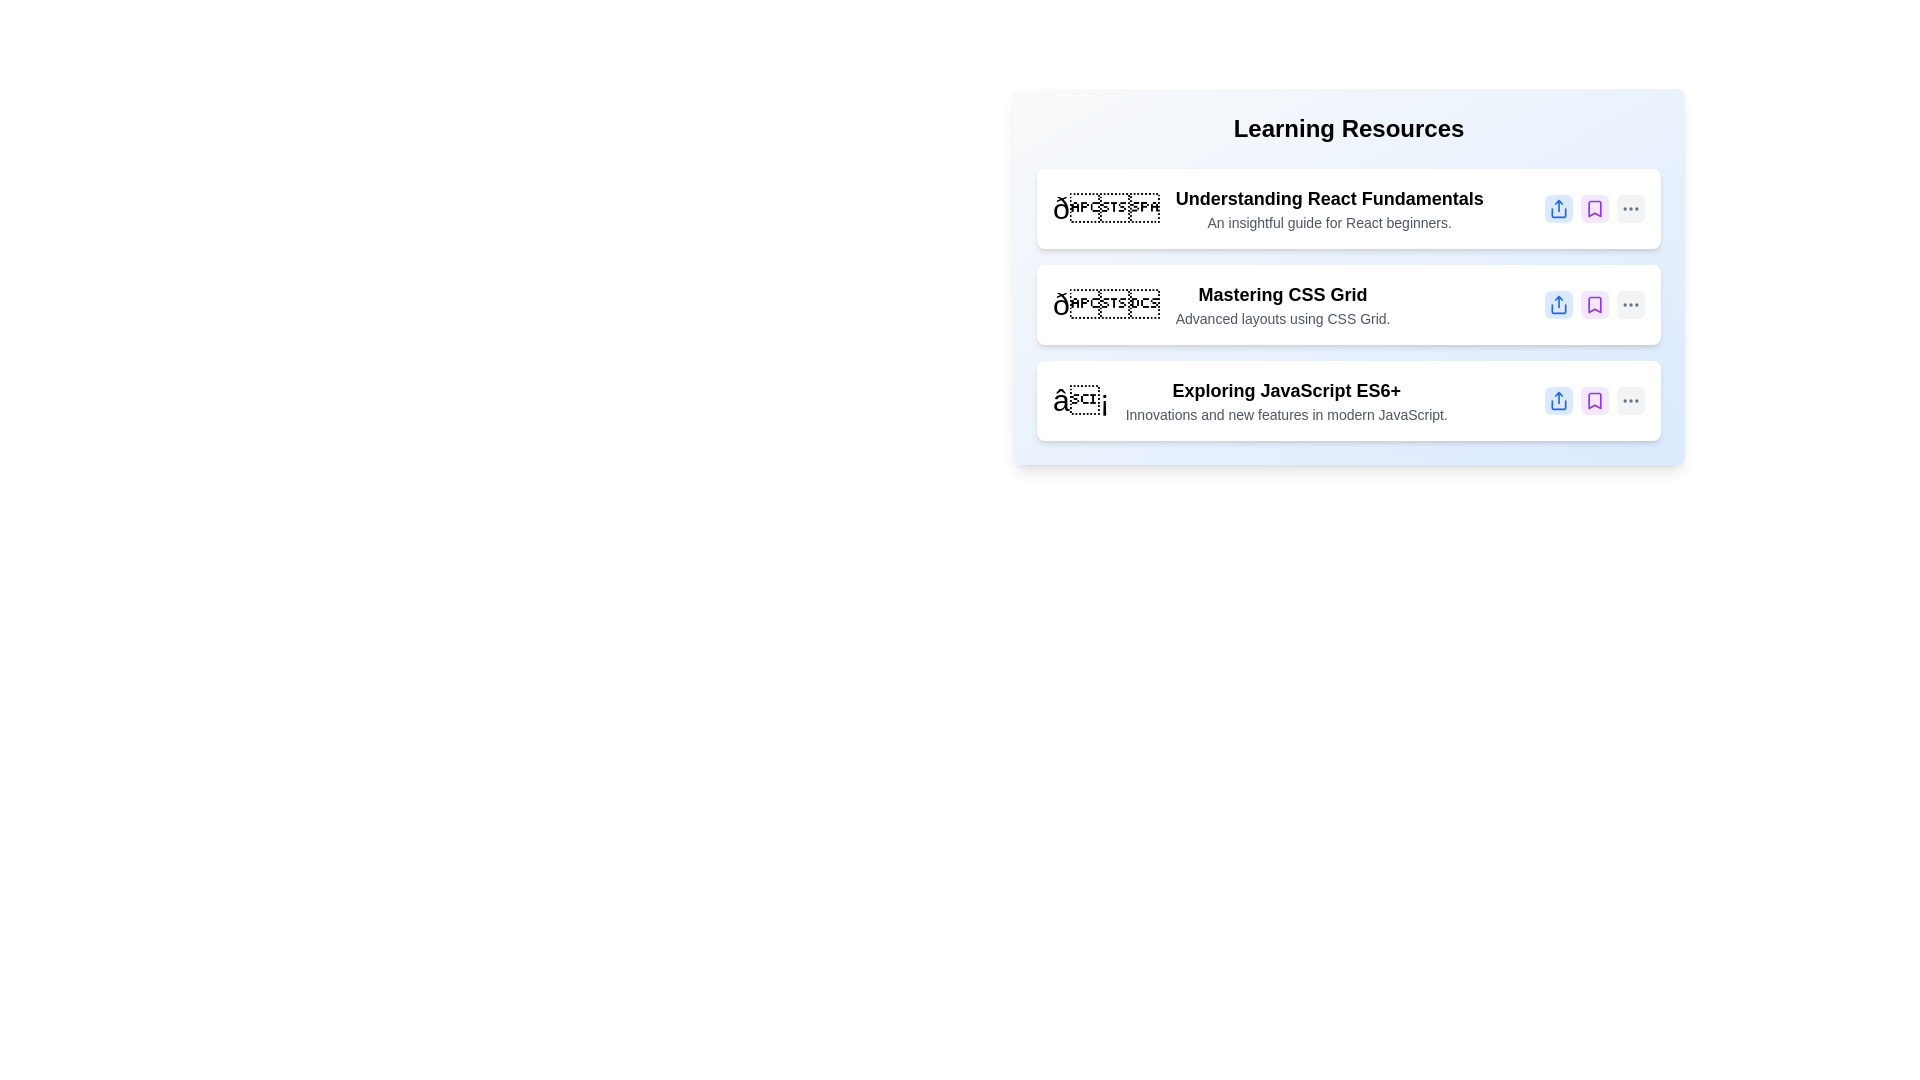  I want to click on the icon of the item with the title Understanding React Fundamentals, so click(1105, 208).